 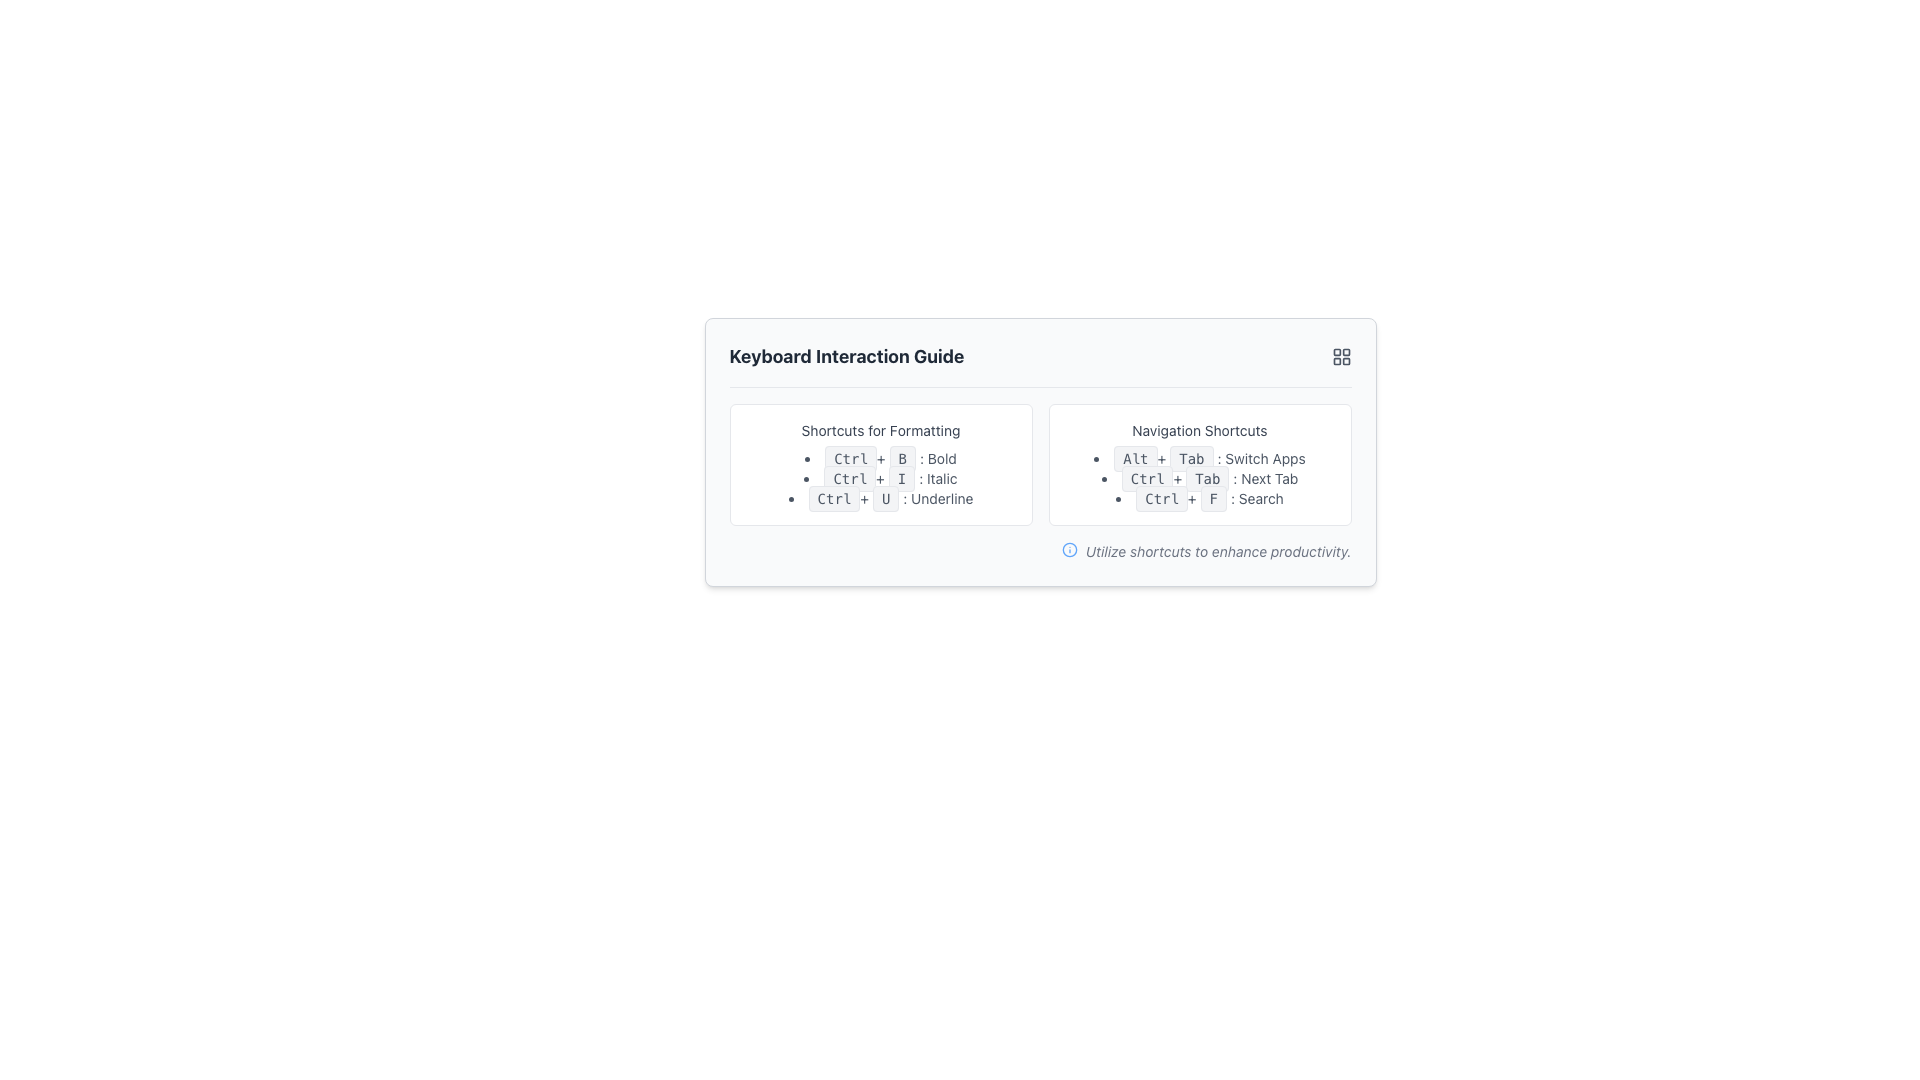 What do you see at coordinates (1206, 478) in the screenshot?
I see `the 'Tab' button in the 'Navigation Shortcuts' section of the 'Keyboard Interaction Guide', which is styled as a light gray rectangular label with rounded corners` at bounding box center [1206, 478].